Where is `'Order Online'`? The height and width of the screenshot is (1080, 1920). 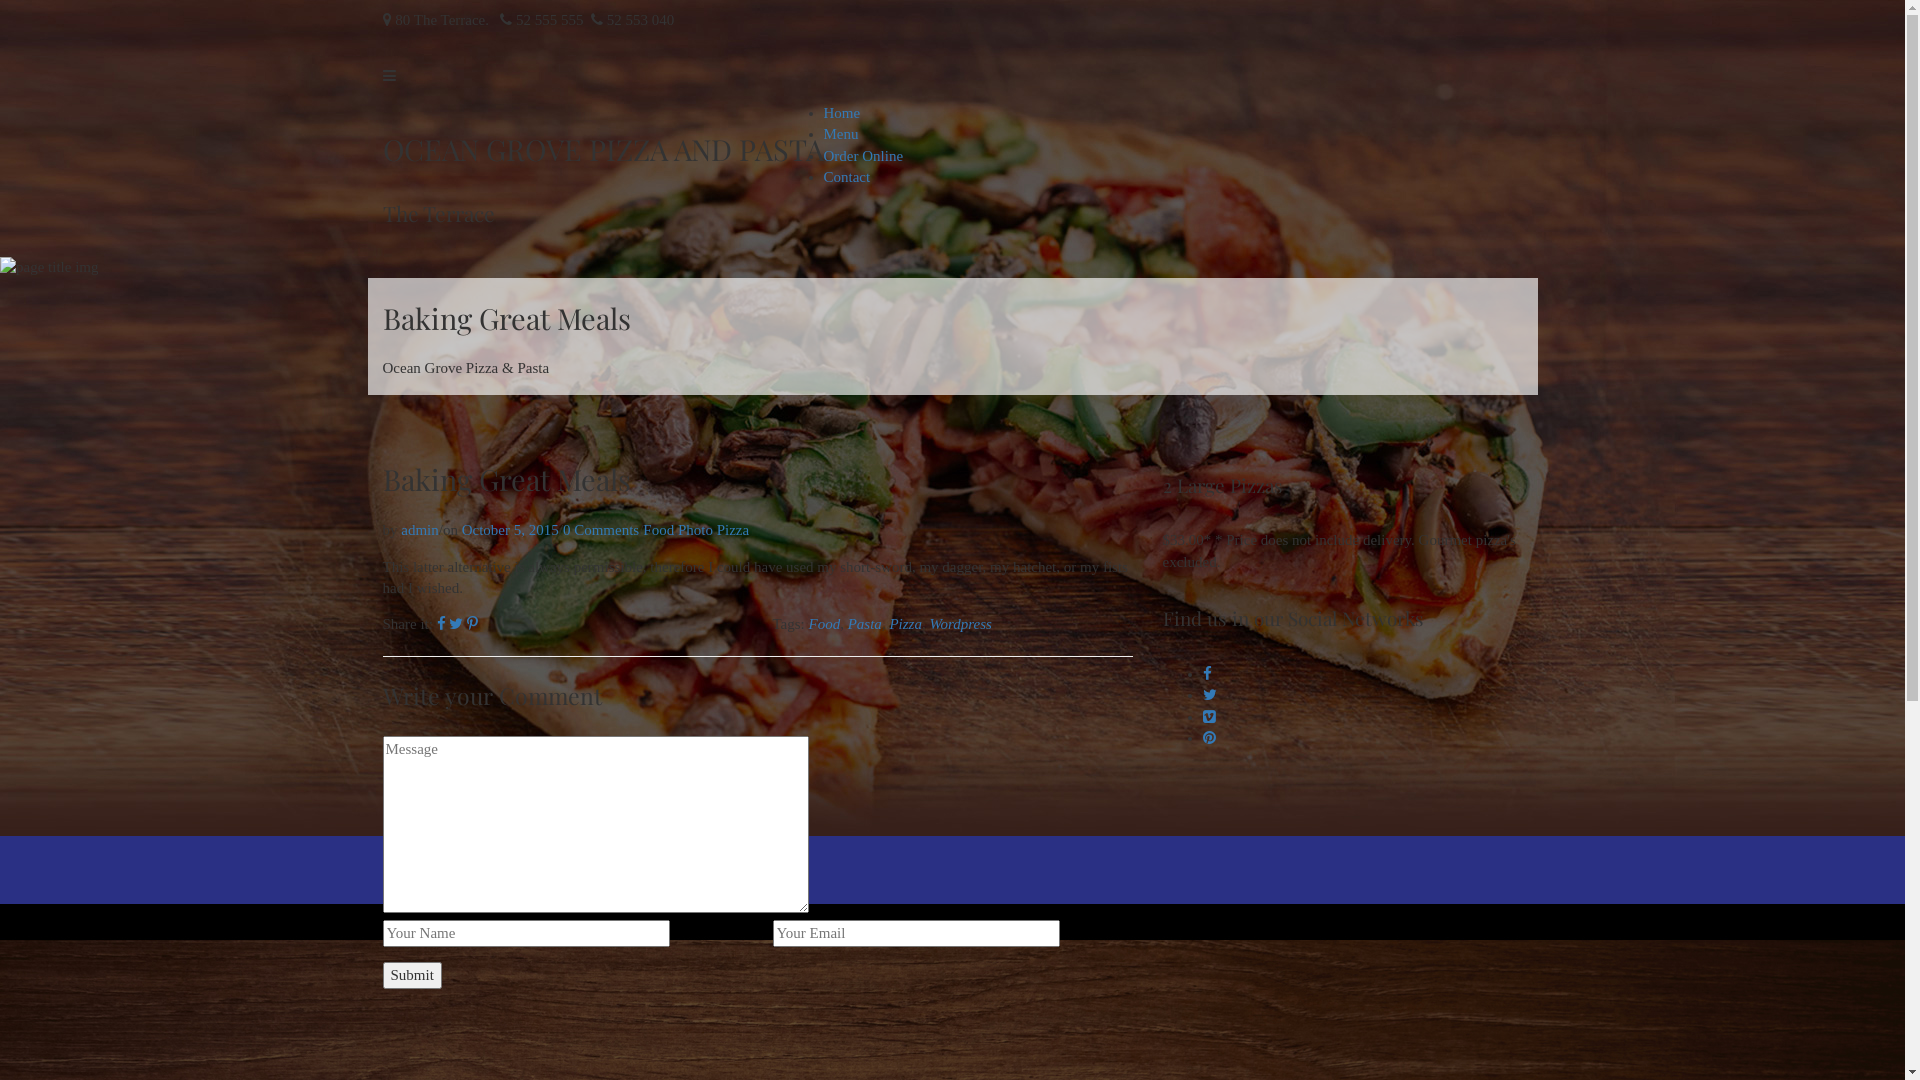
'Order Online' is located at coordinates (864, 154).